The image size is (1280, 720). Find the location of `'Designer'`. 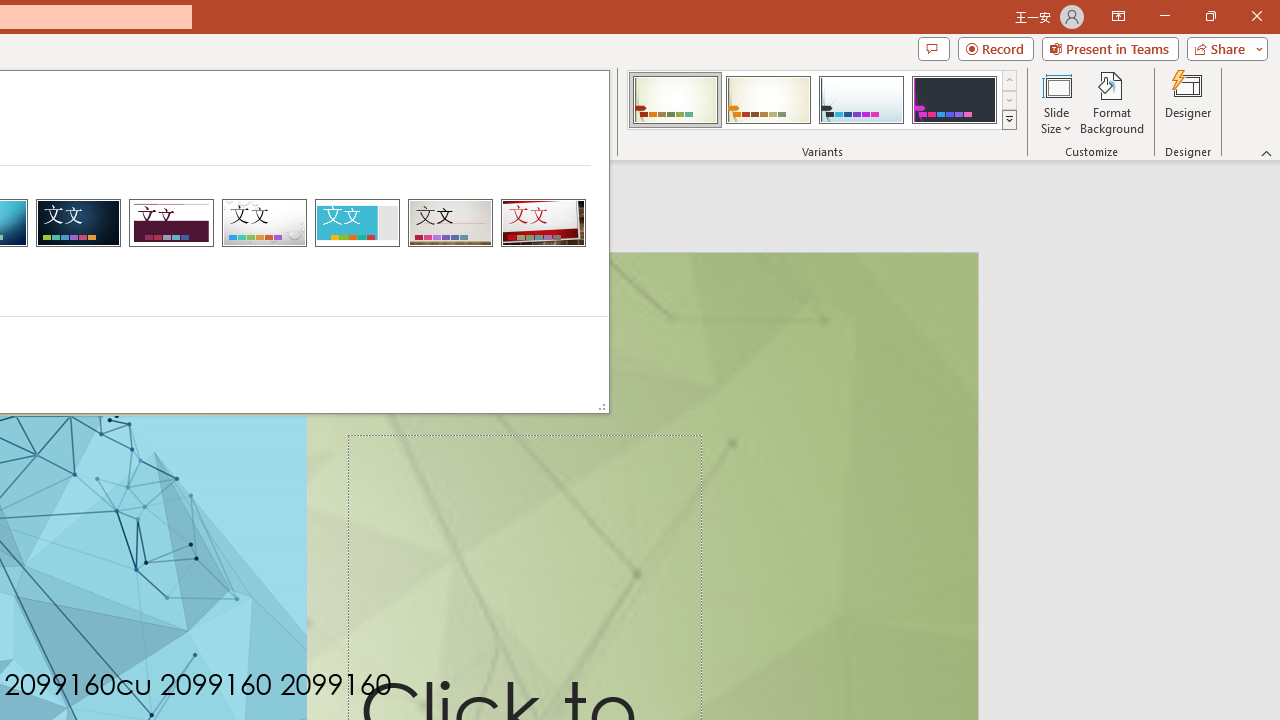

'Designer' is located at coordinates (1188, 103).